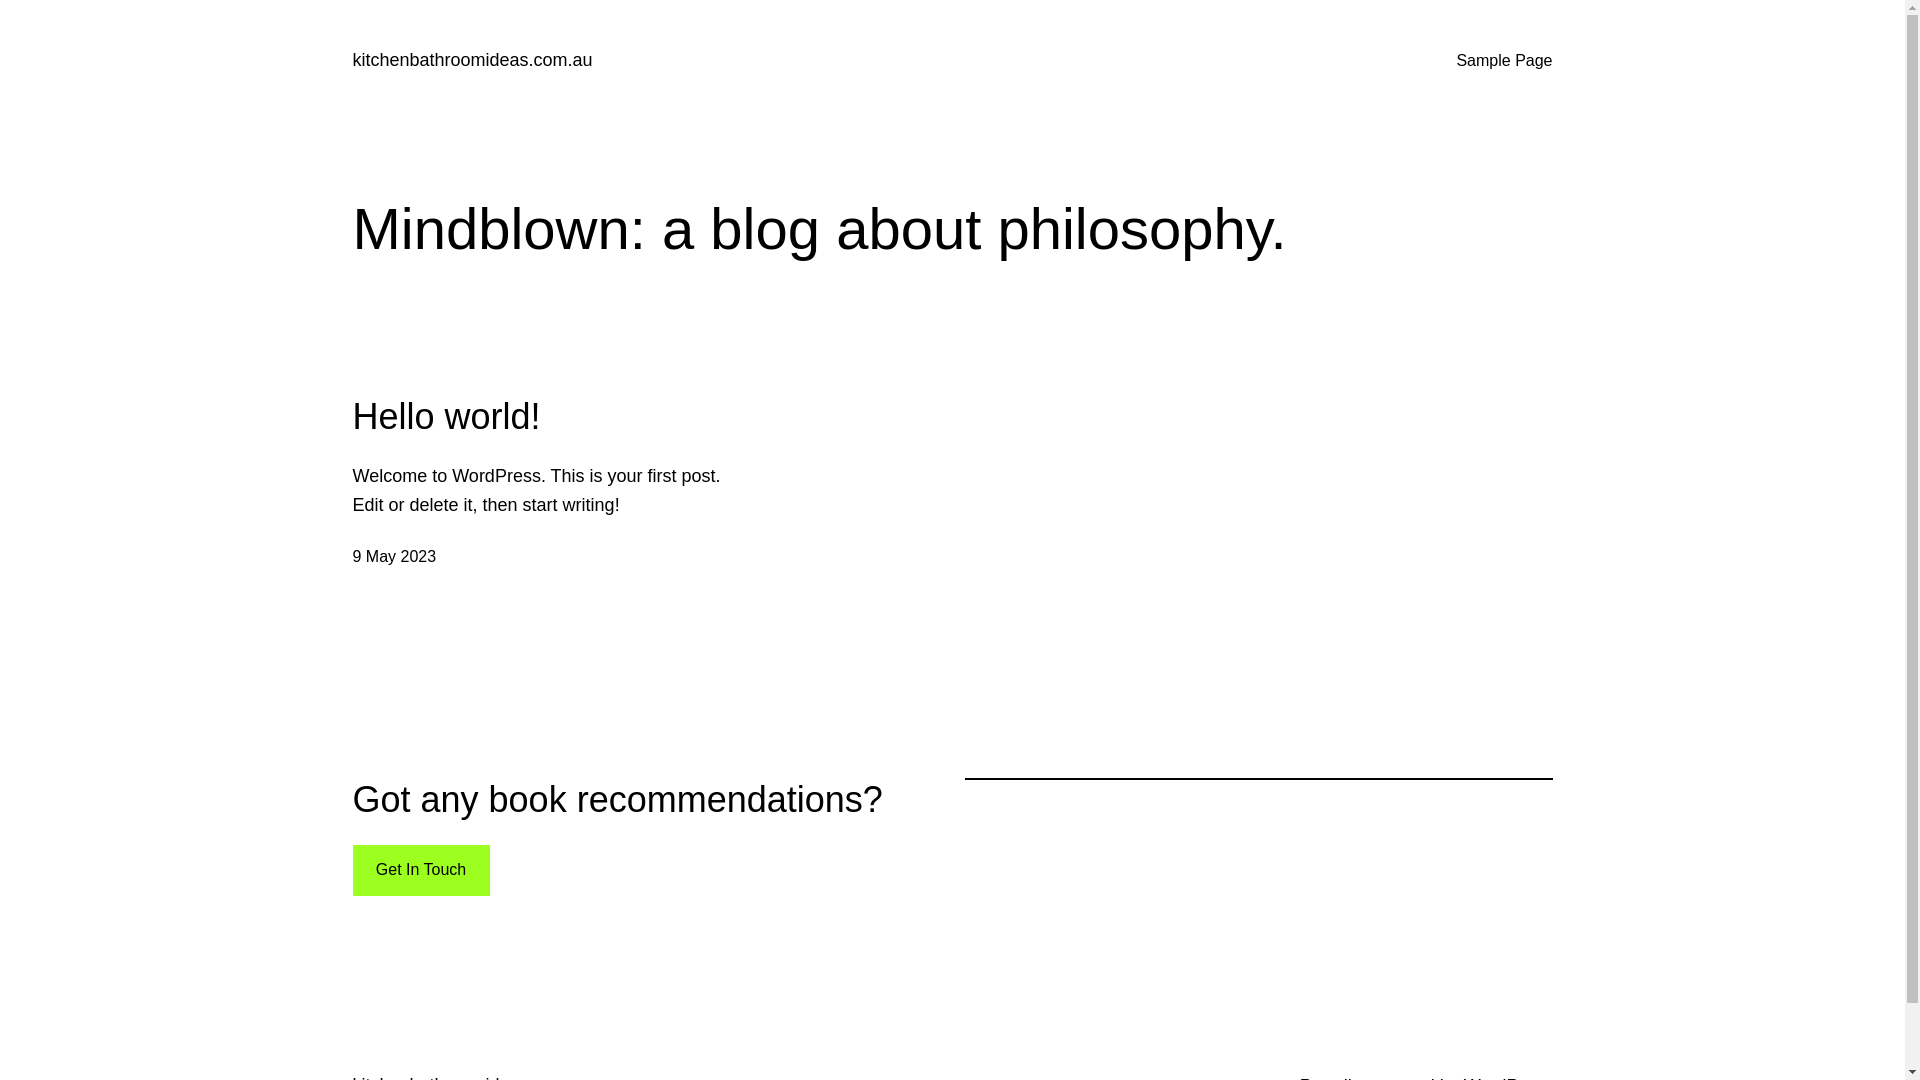 This screenshot has width=1920, height=1080. I want to click on 'kitchenbathroomideas.com.au', so click(470, 59).